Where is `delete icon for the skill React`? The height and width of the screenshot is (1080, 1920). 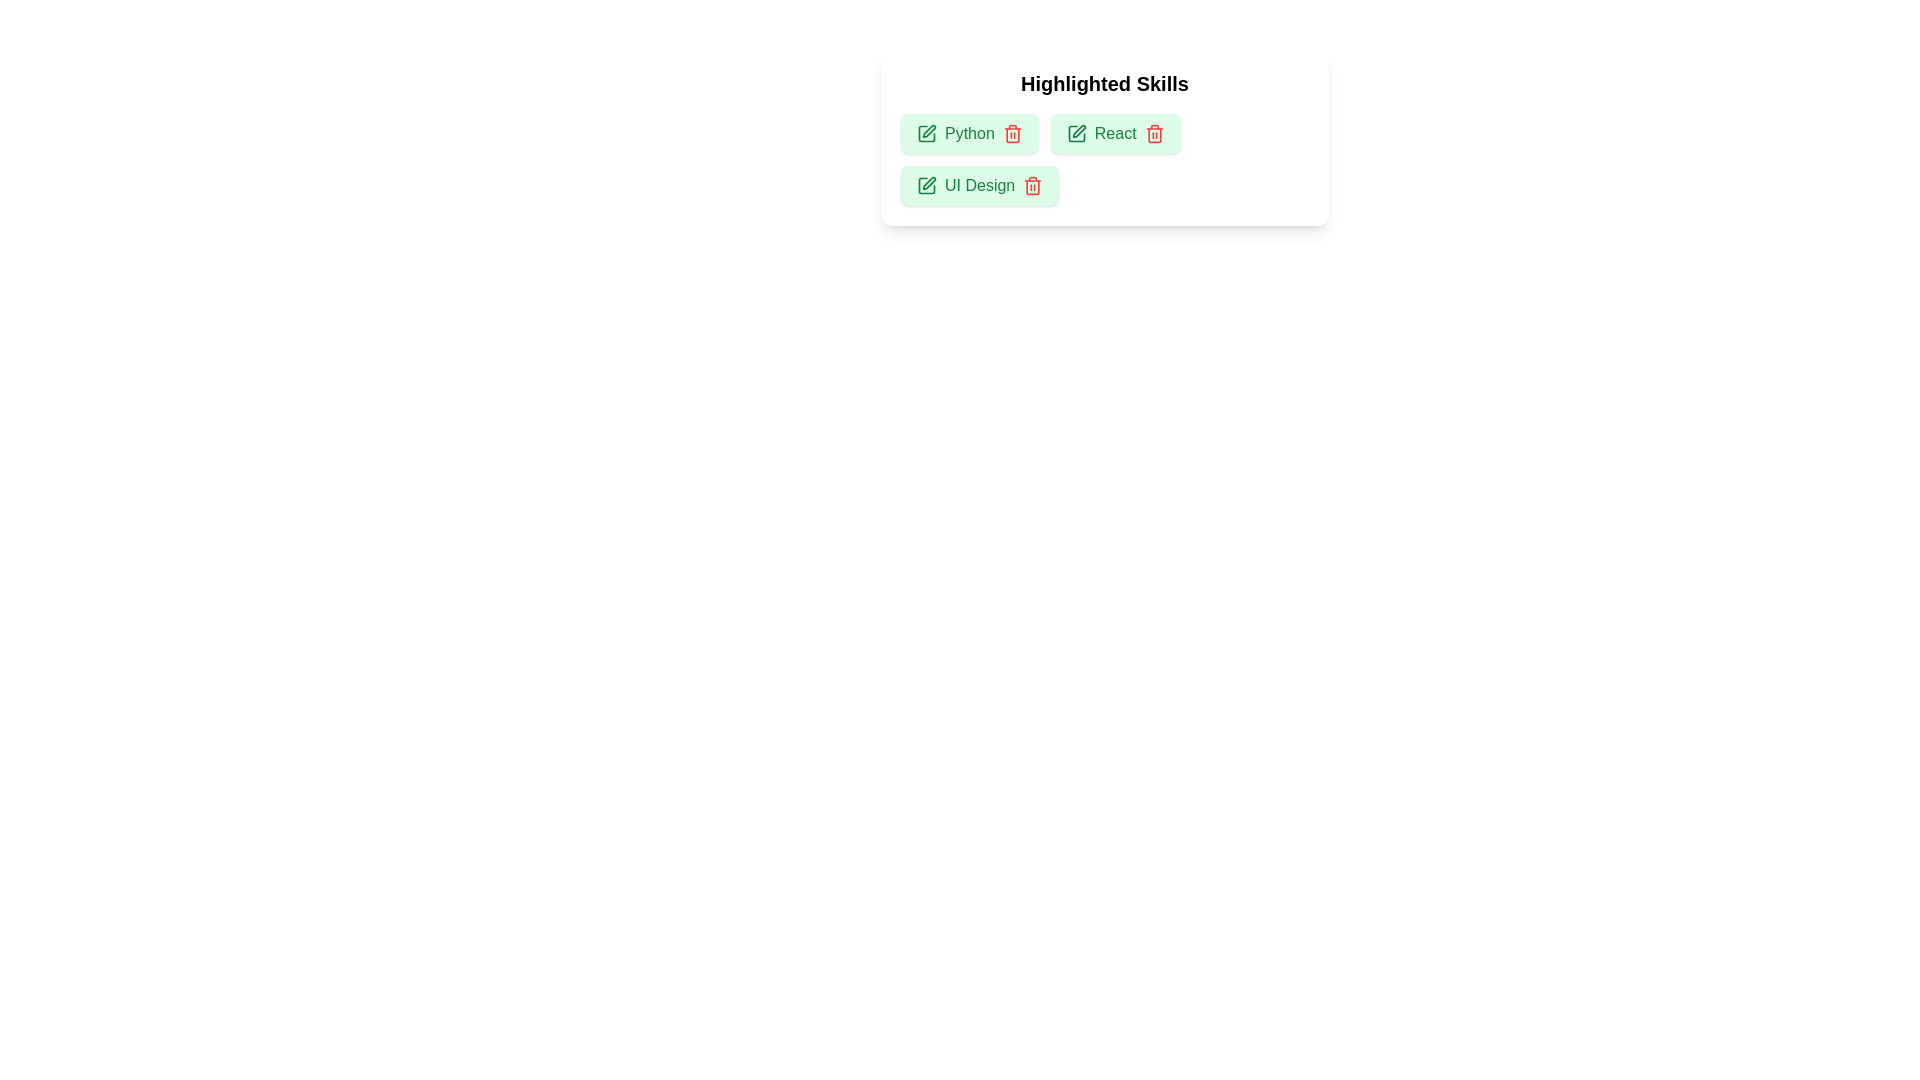 delete icon for the skill React is located at coordinates (1154, 134).